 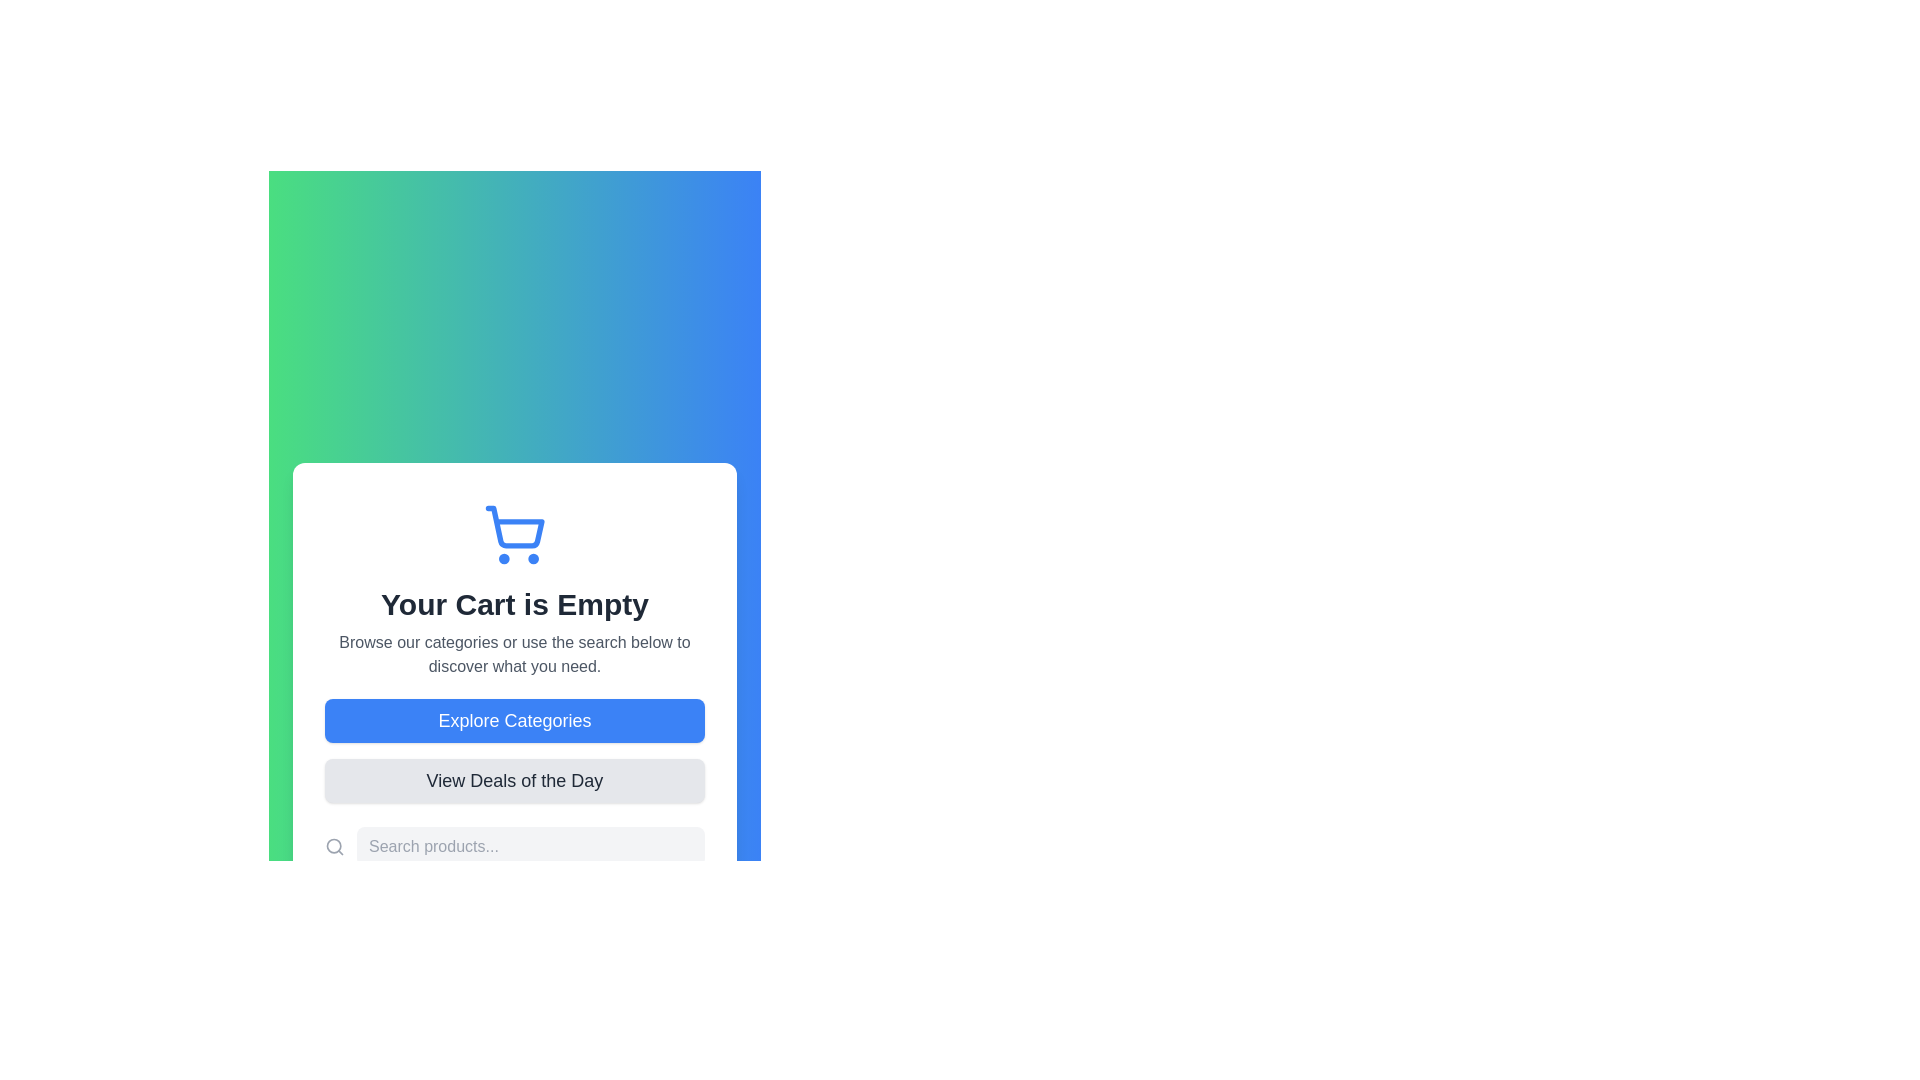 I want to click on the main body of the shopping cart icon located in the upper-middle part of the interface, so click(x=515, y=526).